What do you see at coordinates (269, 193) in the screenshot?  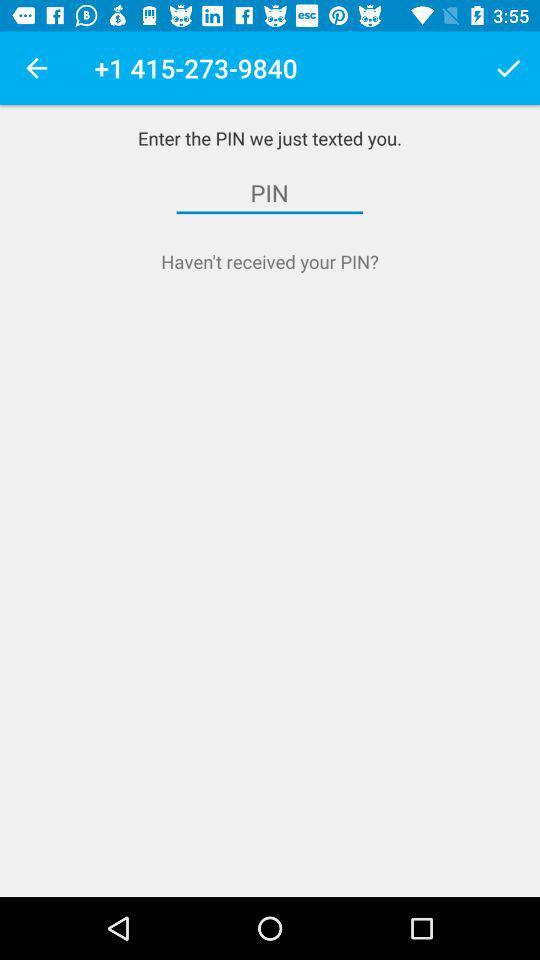 I see `the item below enter the pin` at bounding box center [269, 193].